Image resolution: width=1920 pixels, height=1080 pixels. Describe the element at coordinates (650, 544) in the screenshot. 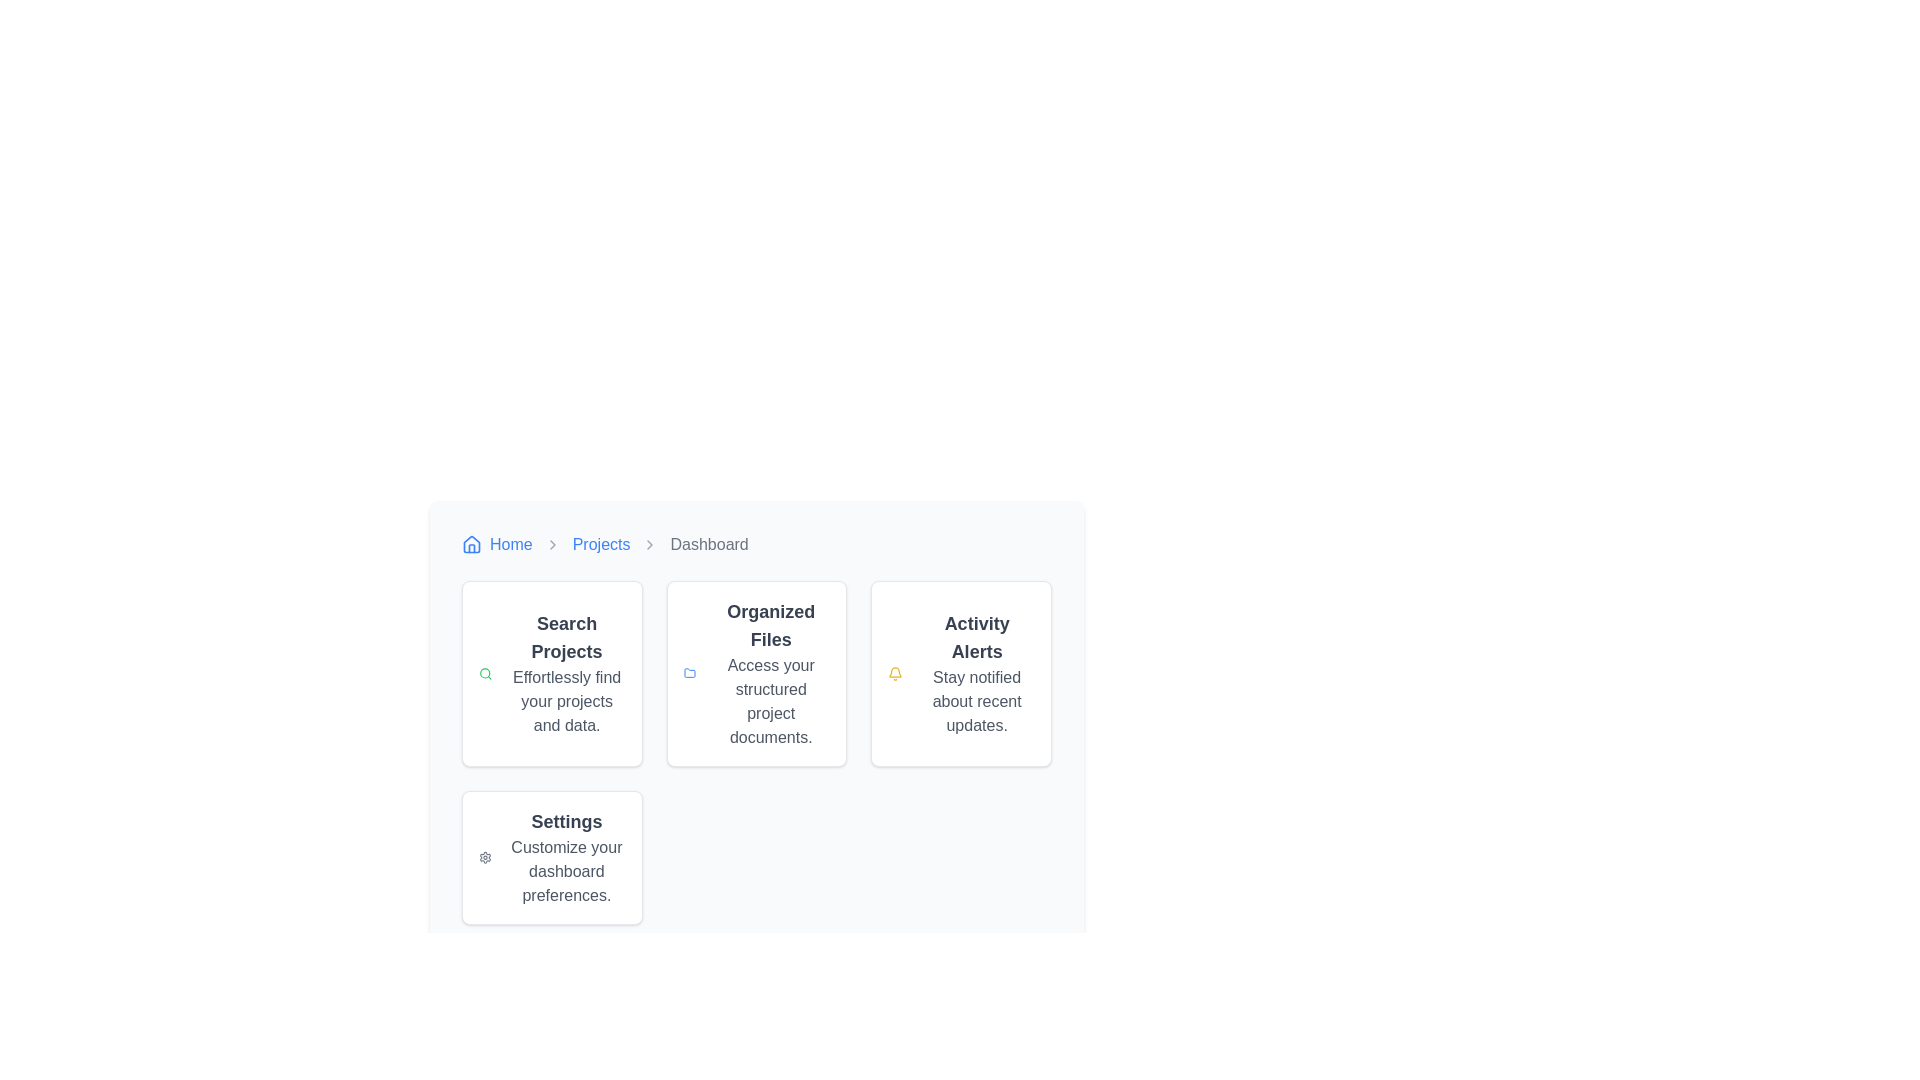

I see `the second chevron-shaped icon in the breadcrumb navigation, which is positioned between the 'Projects' and 'Dashboard' labels` at that location.